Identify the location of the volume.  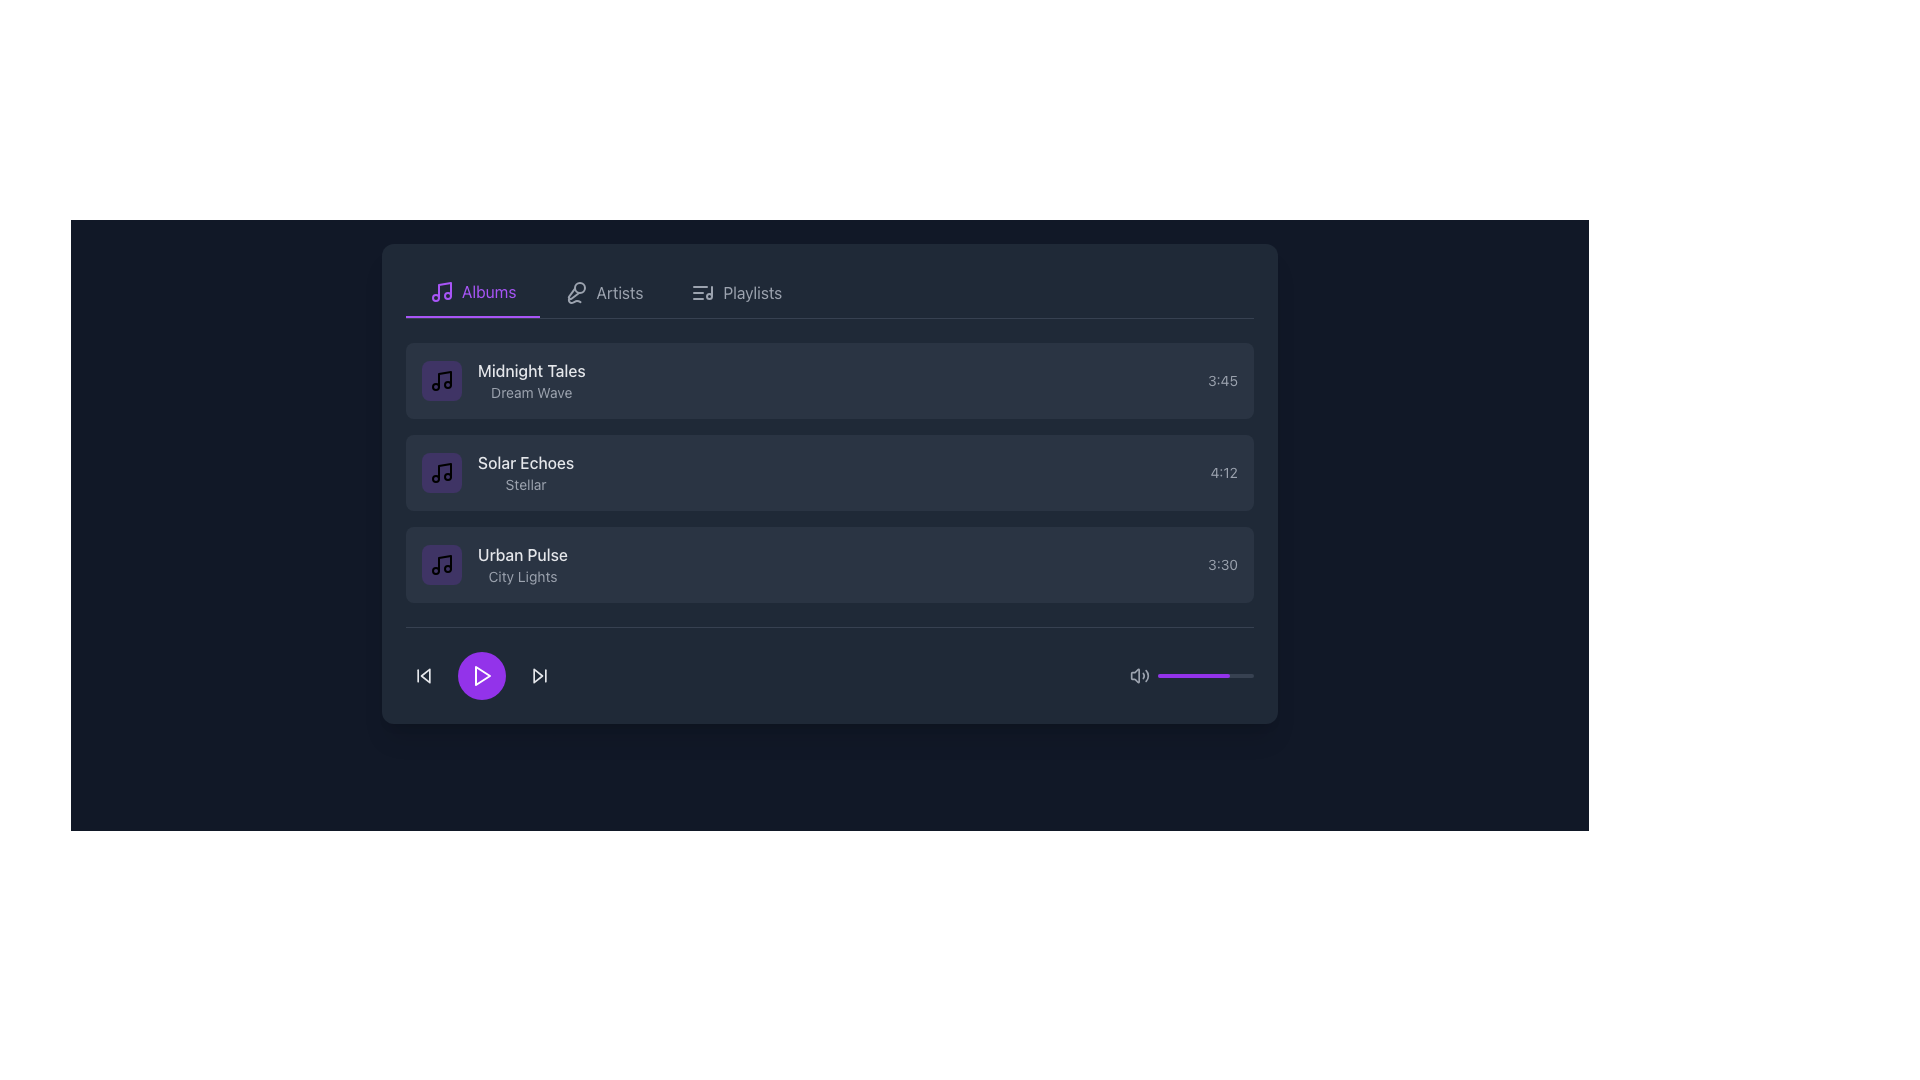
(1174, 675).